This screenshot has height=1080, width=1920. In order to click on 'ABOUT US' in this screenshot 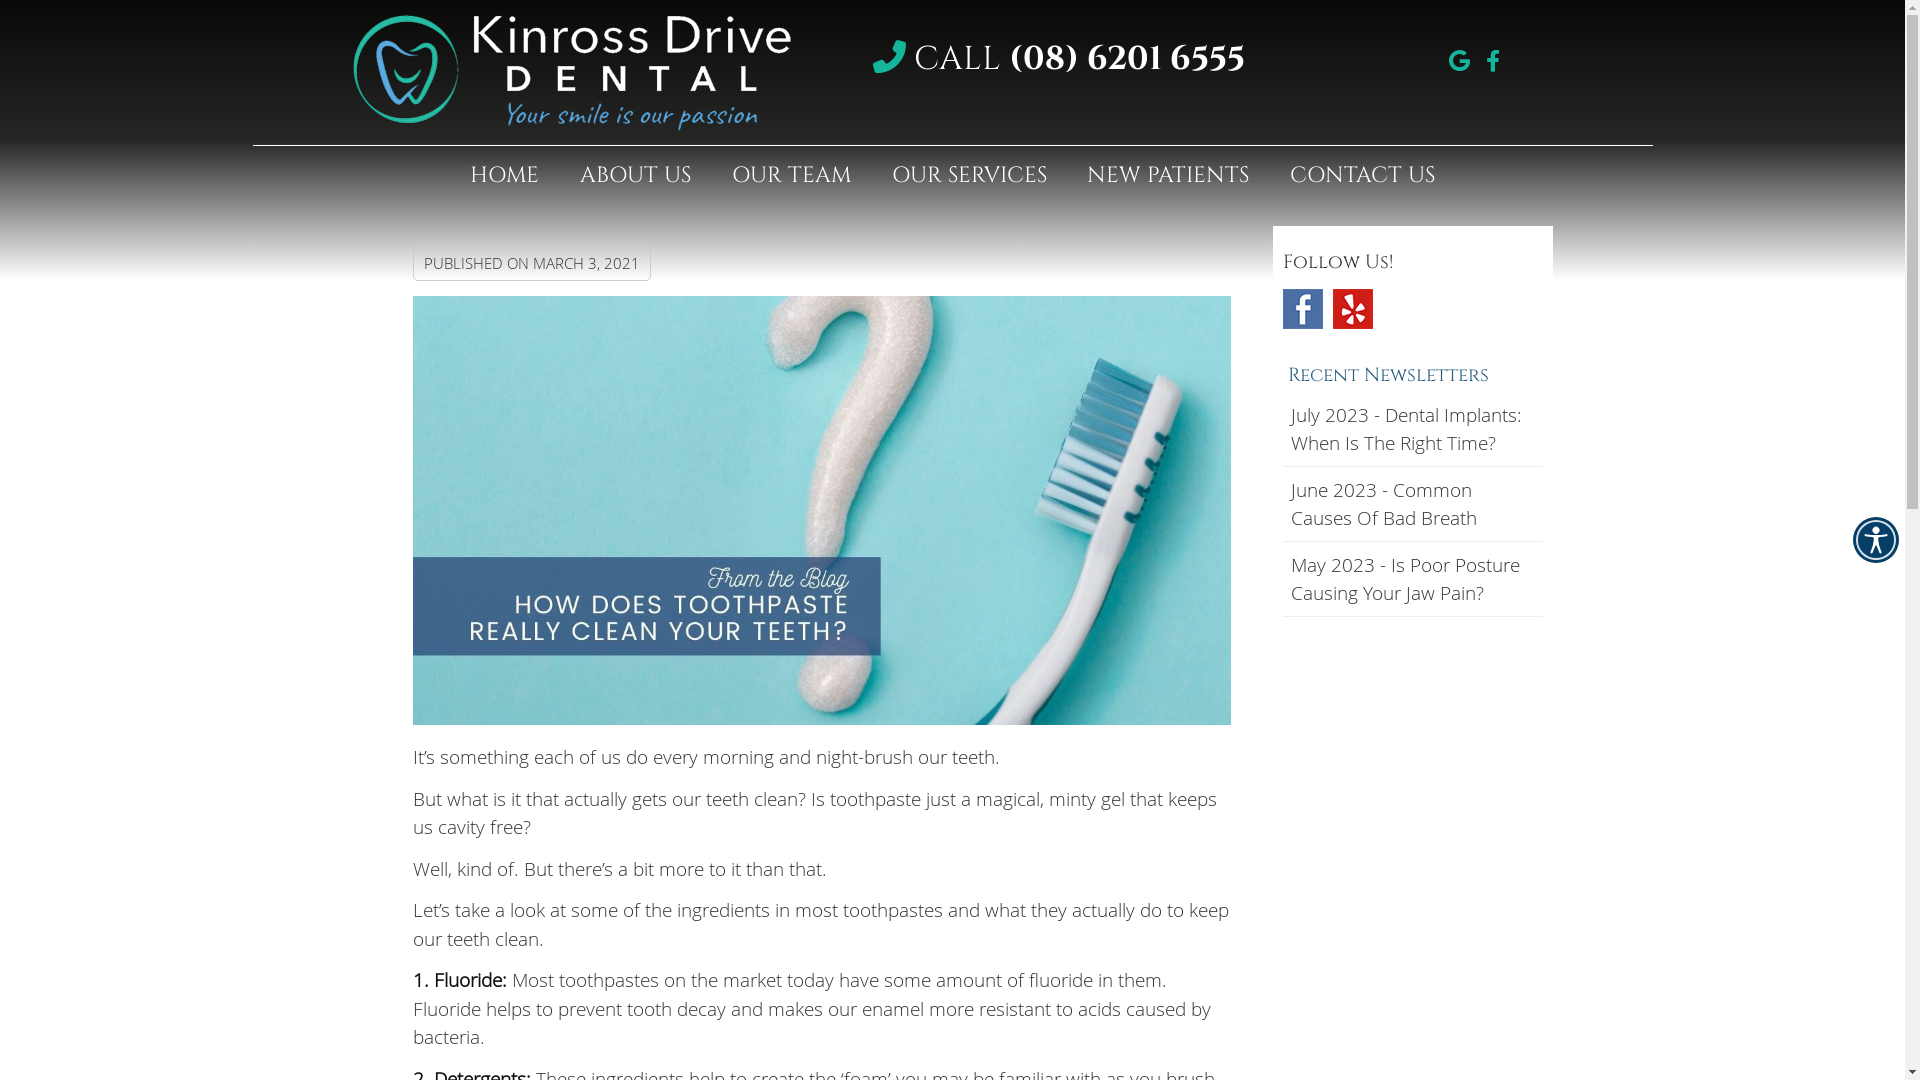, I will do `click(560, 175)`.